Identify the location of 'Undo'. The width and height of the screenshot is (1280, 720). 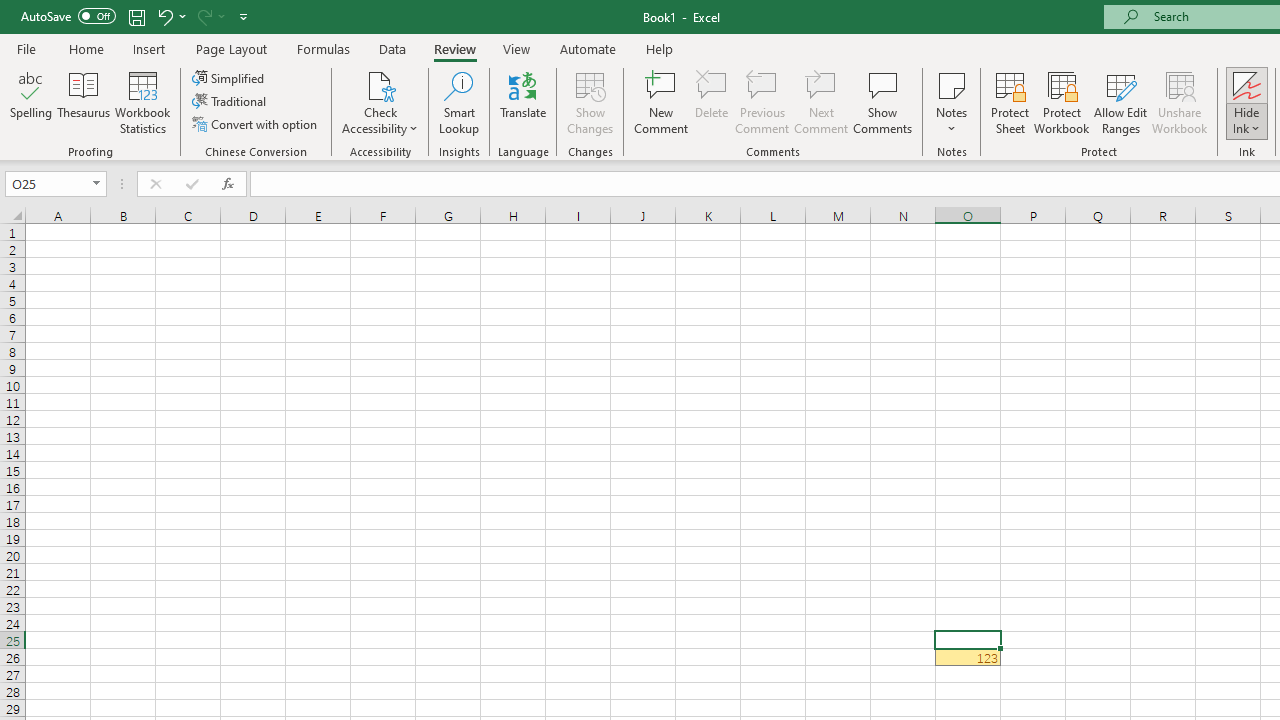
(164, 16).